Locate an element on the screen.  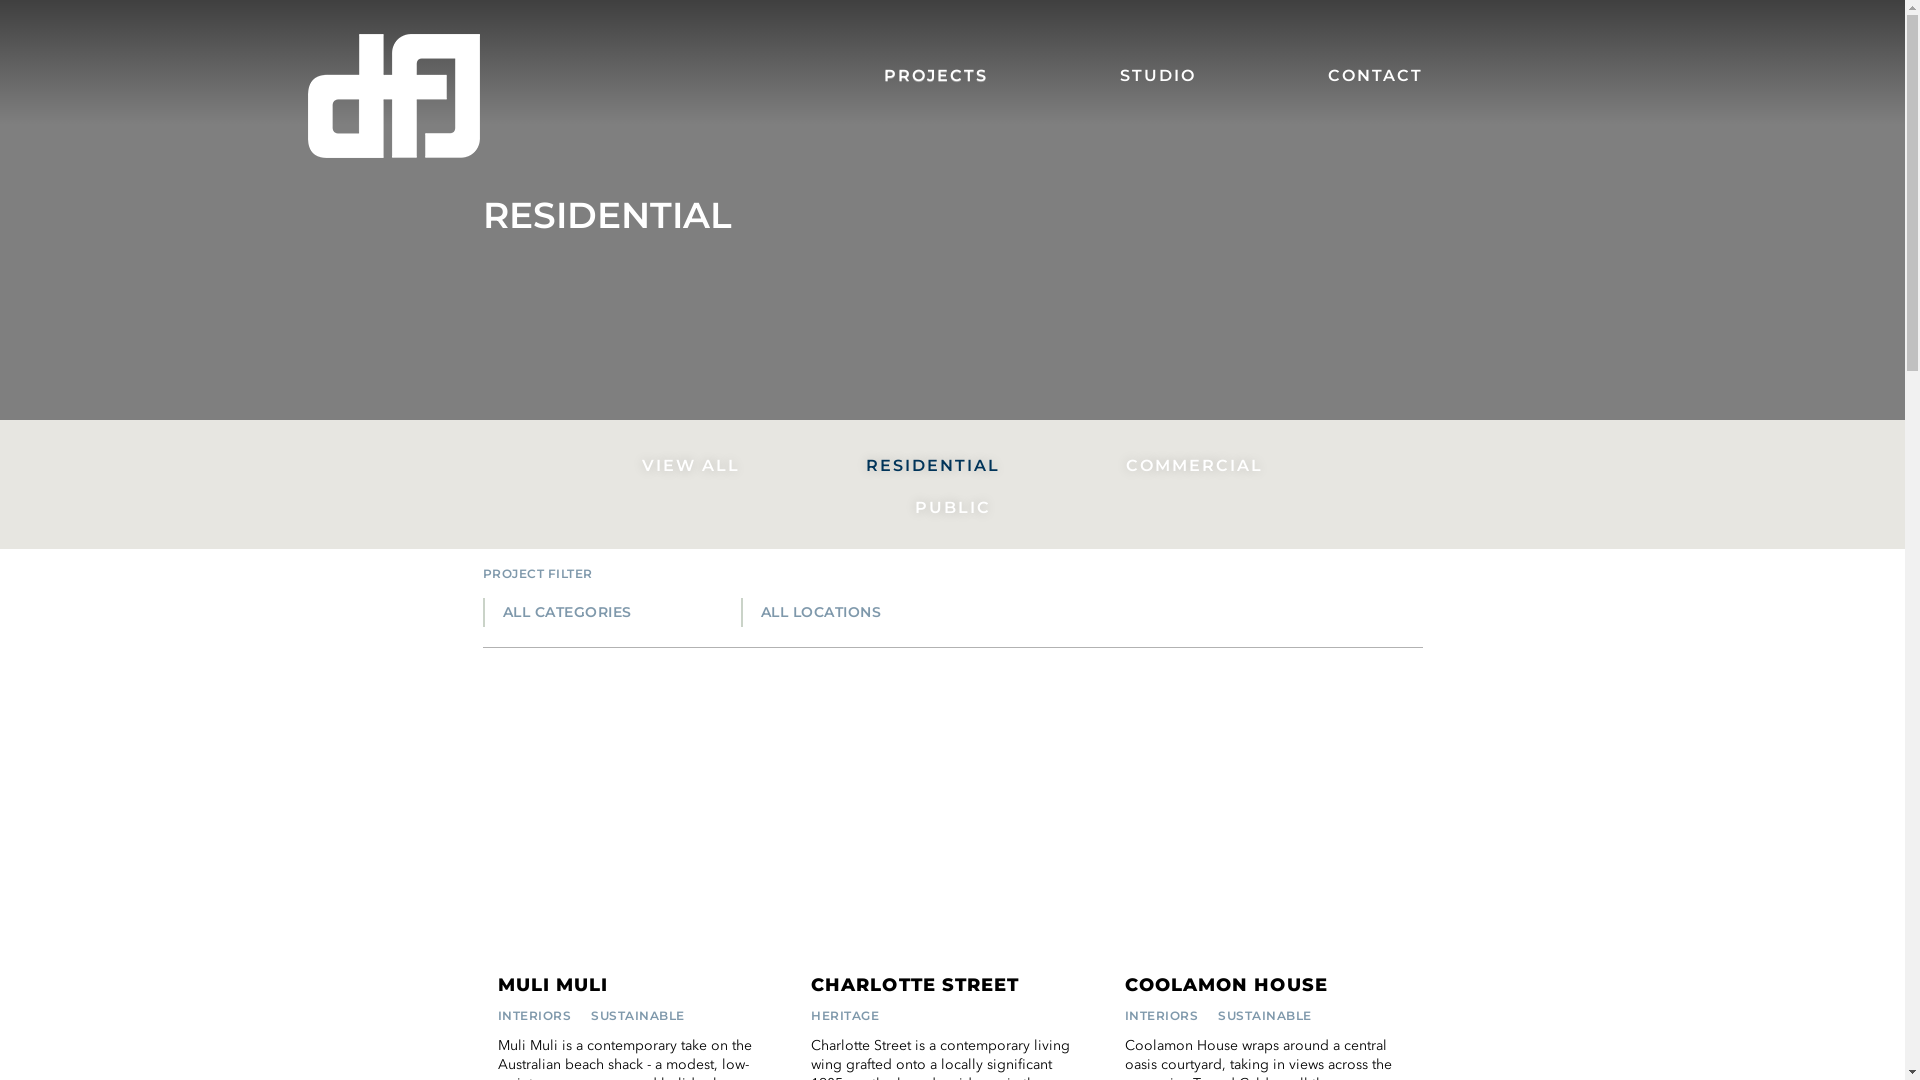
' STUDIO' is located at coordinates (1153, 75).